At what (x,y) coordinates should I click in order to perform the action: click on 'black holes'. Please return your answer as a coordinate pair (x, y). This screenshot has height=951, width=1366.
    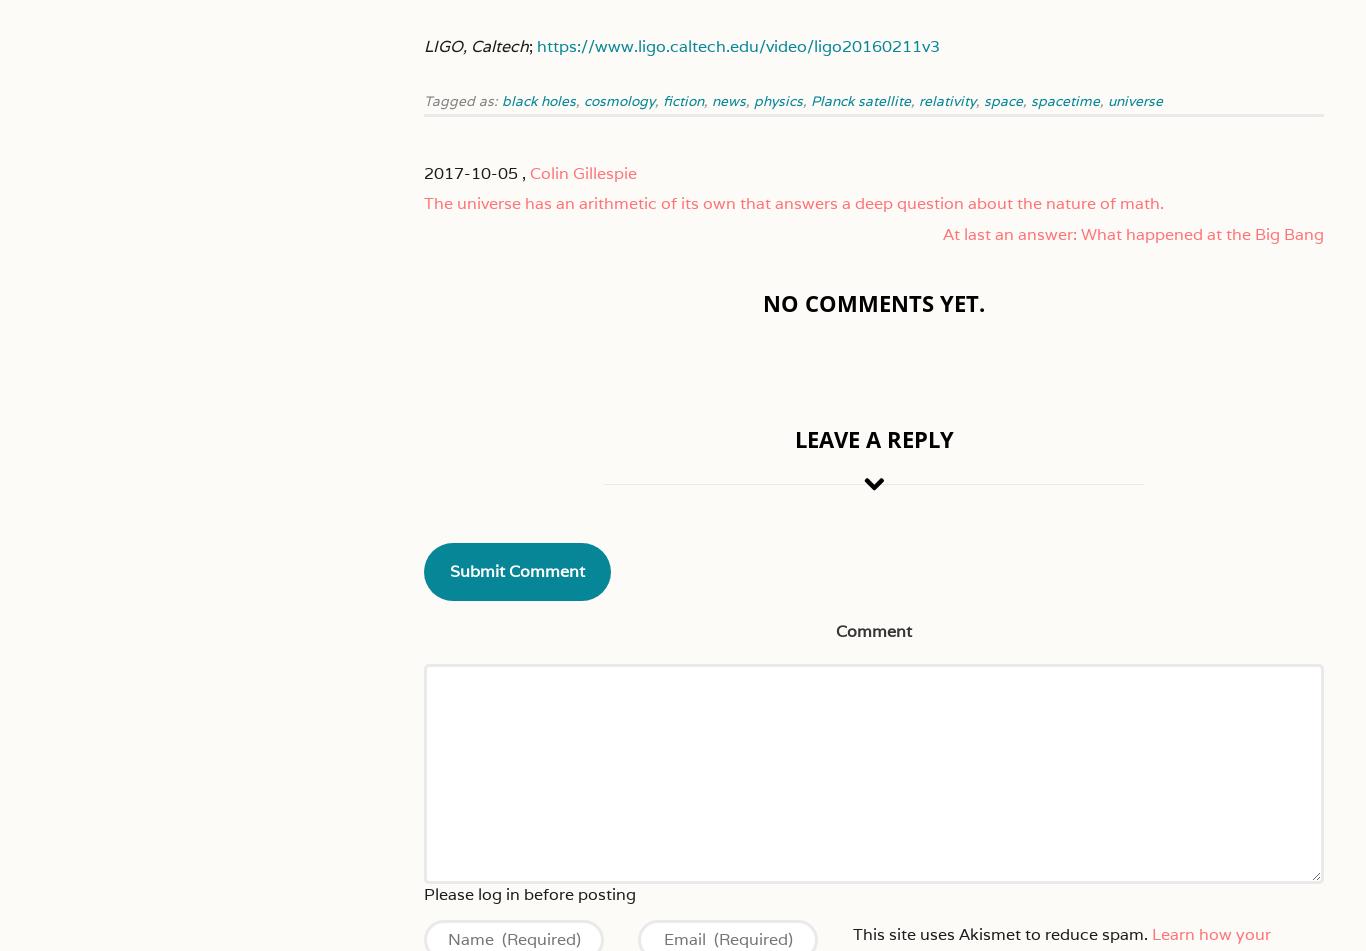
    Looking at the image, I should click on (539, 100).